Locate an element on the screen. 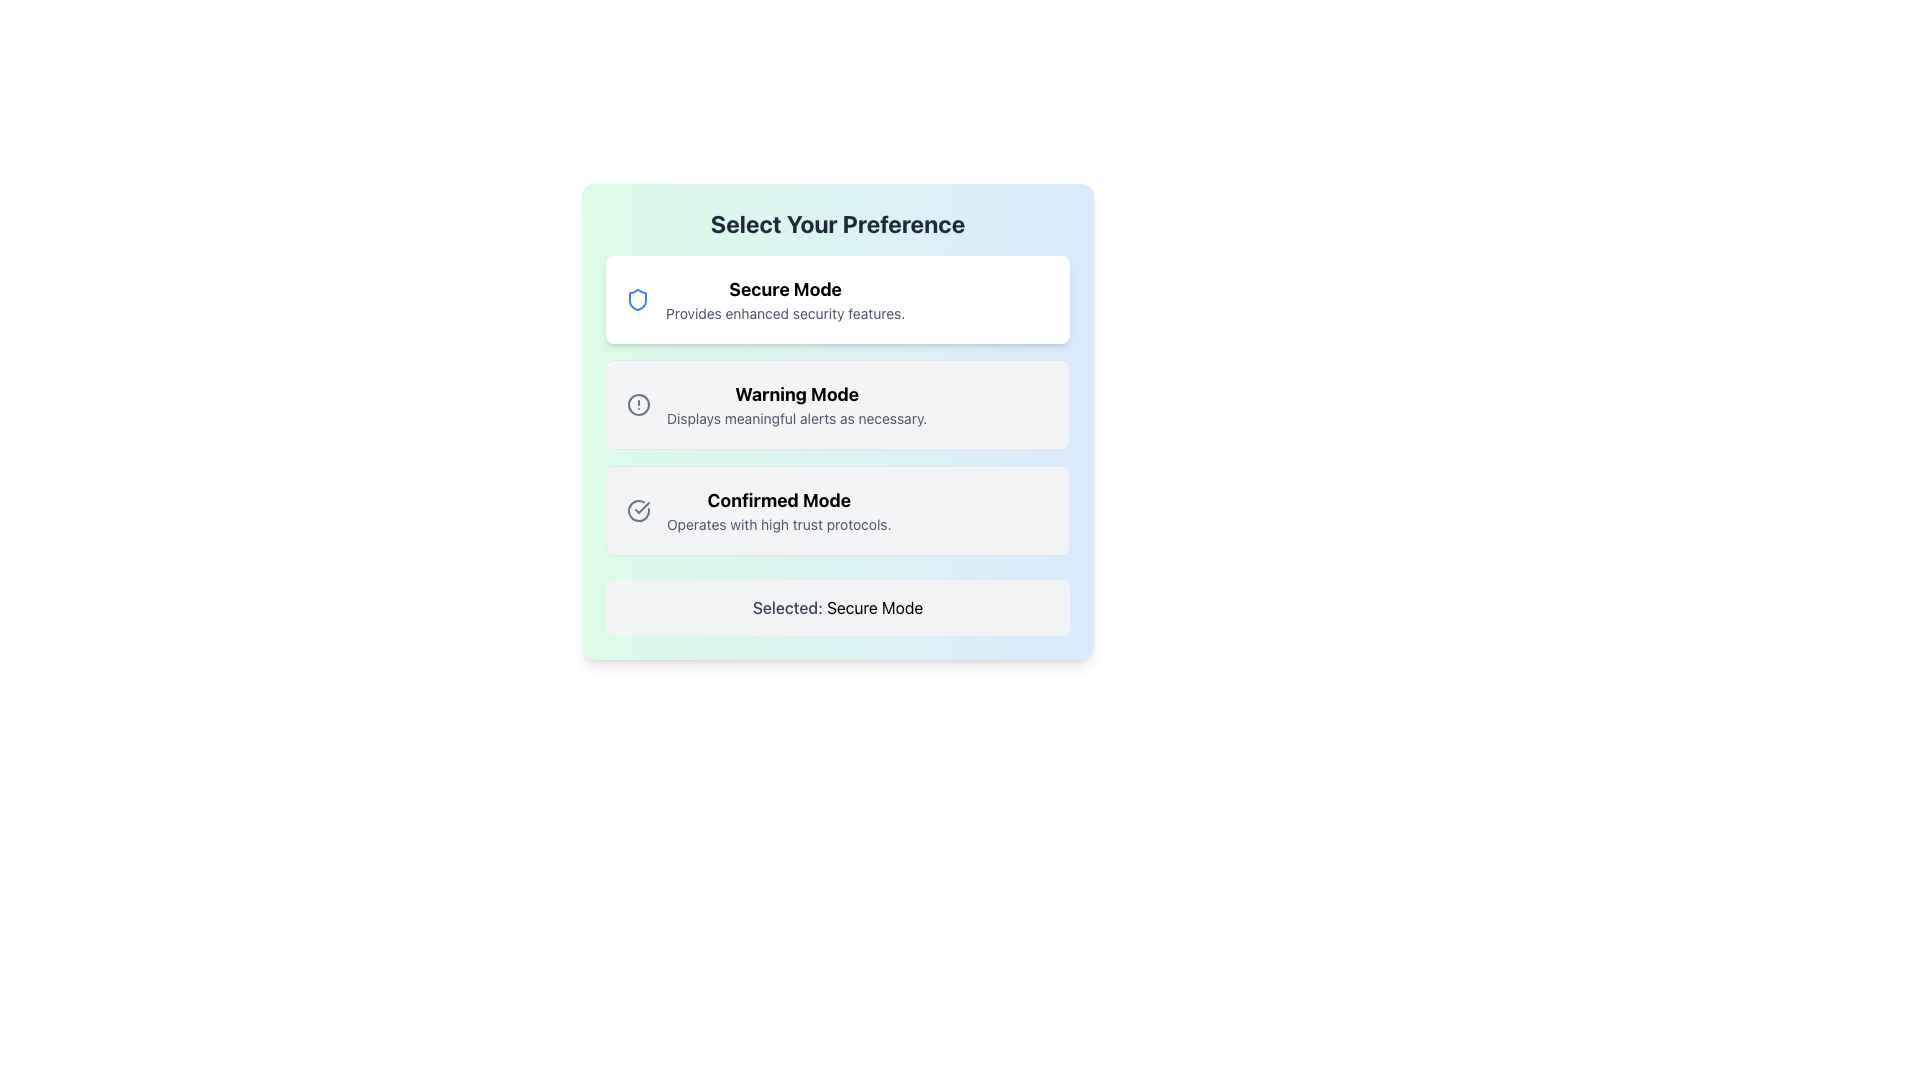  the 'Secure Mode' descriptive label located at the top center of the first option card in the selection menu is located at coordinates (784, 300).